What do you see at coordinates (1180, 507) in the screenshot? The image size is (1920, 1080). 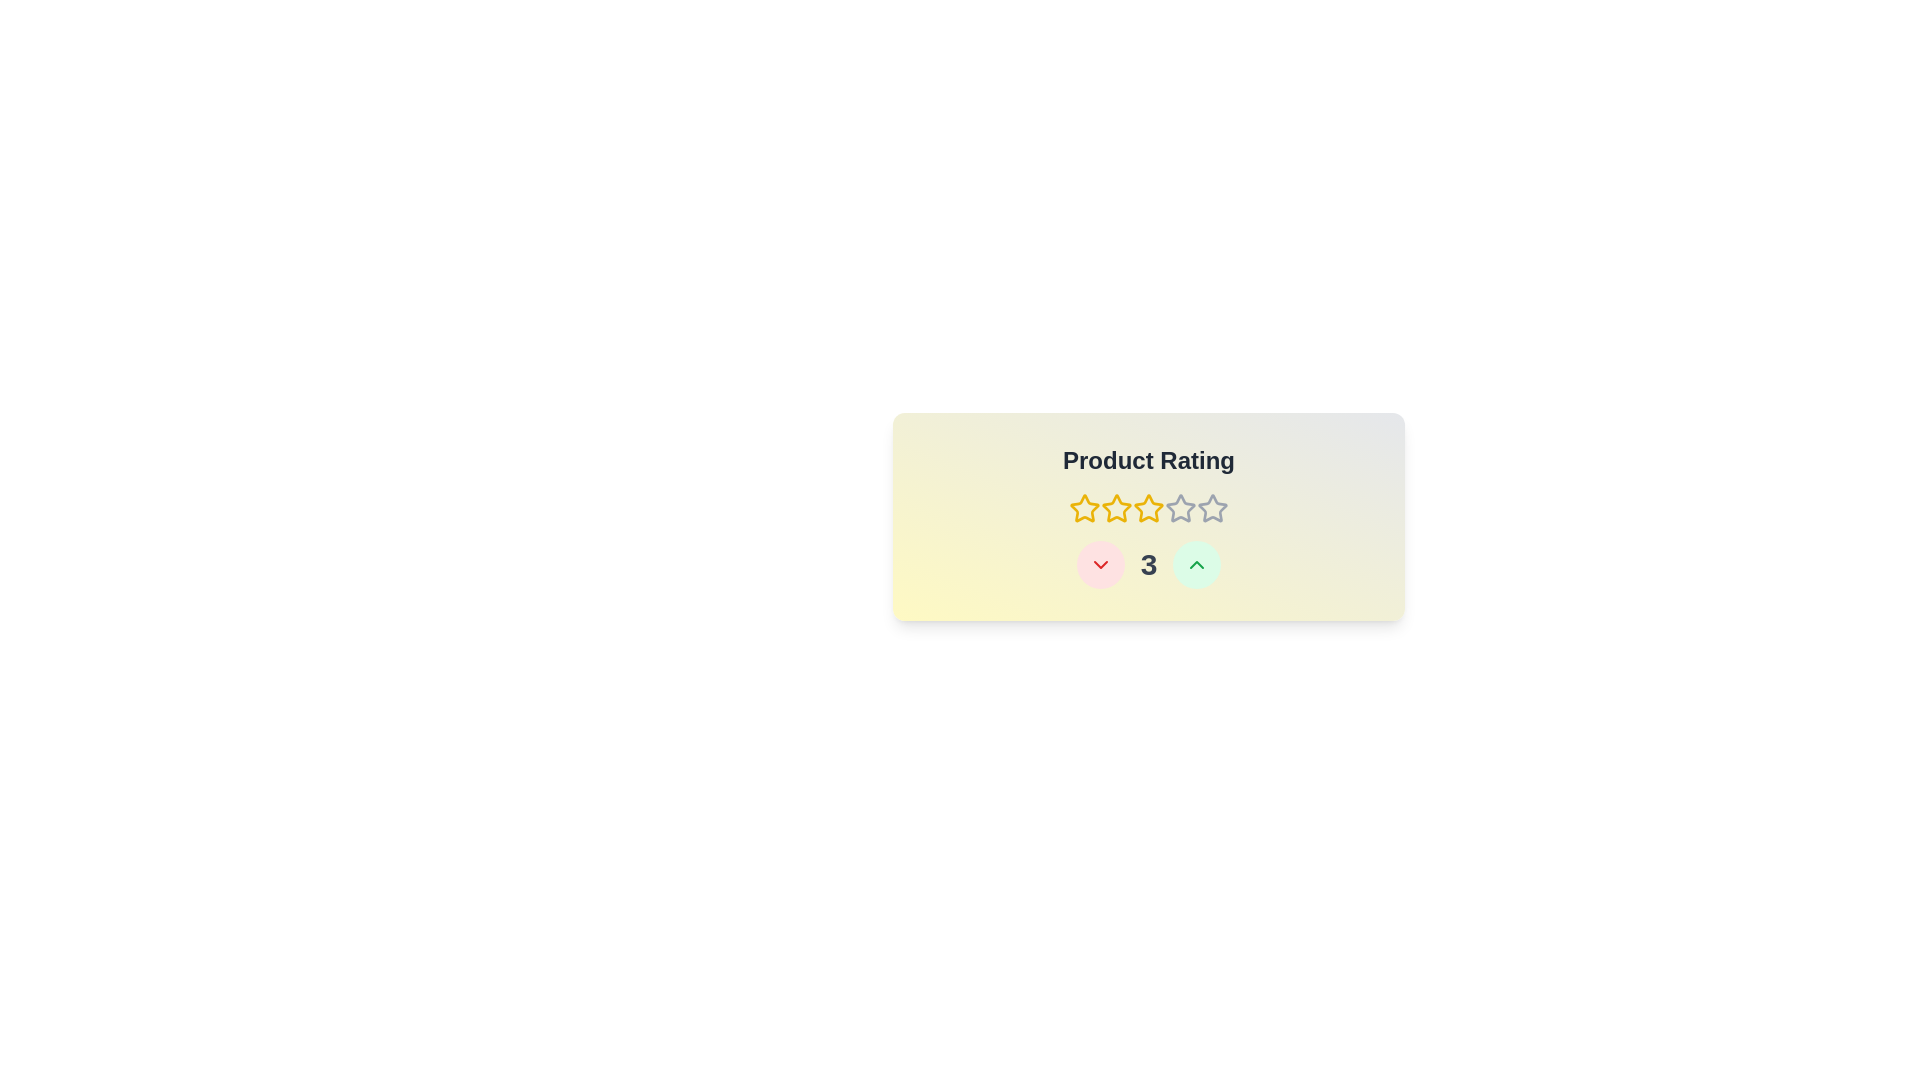 I see `the fourth star in the sequence of five rating stars under the label 'Product Rating'` at bounding box center [1180, 507].